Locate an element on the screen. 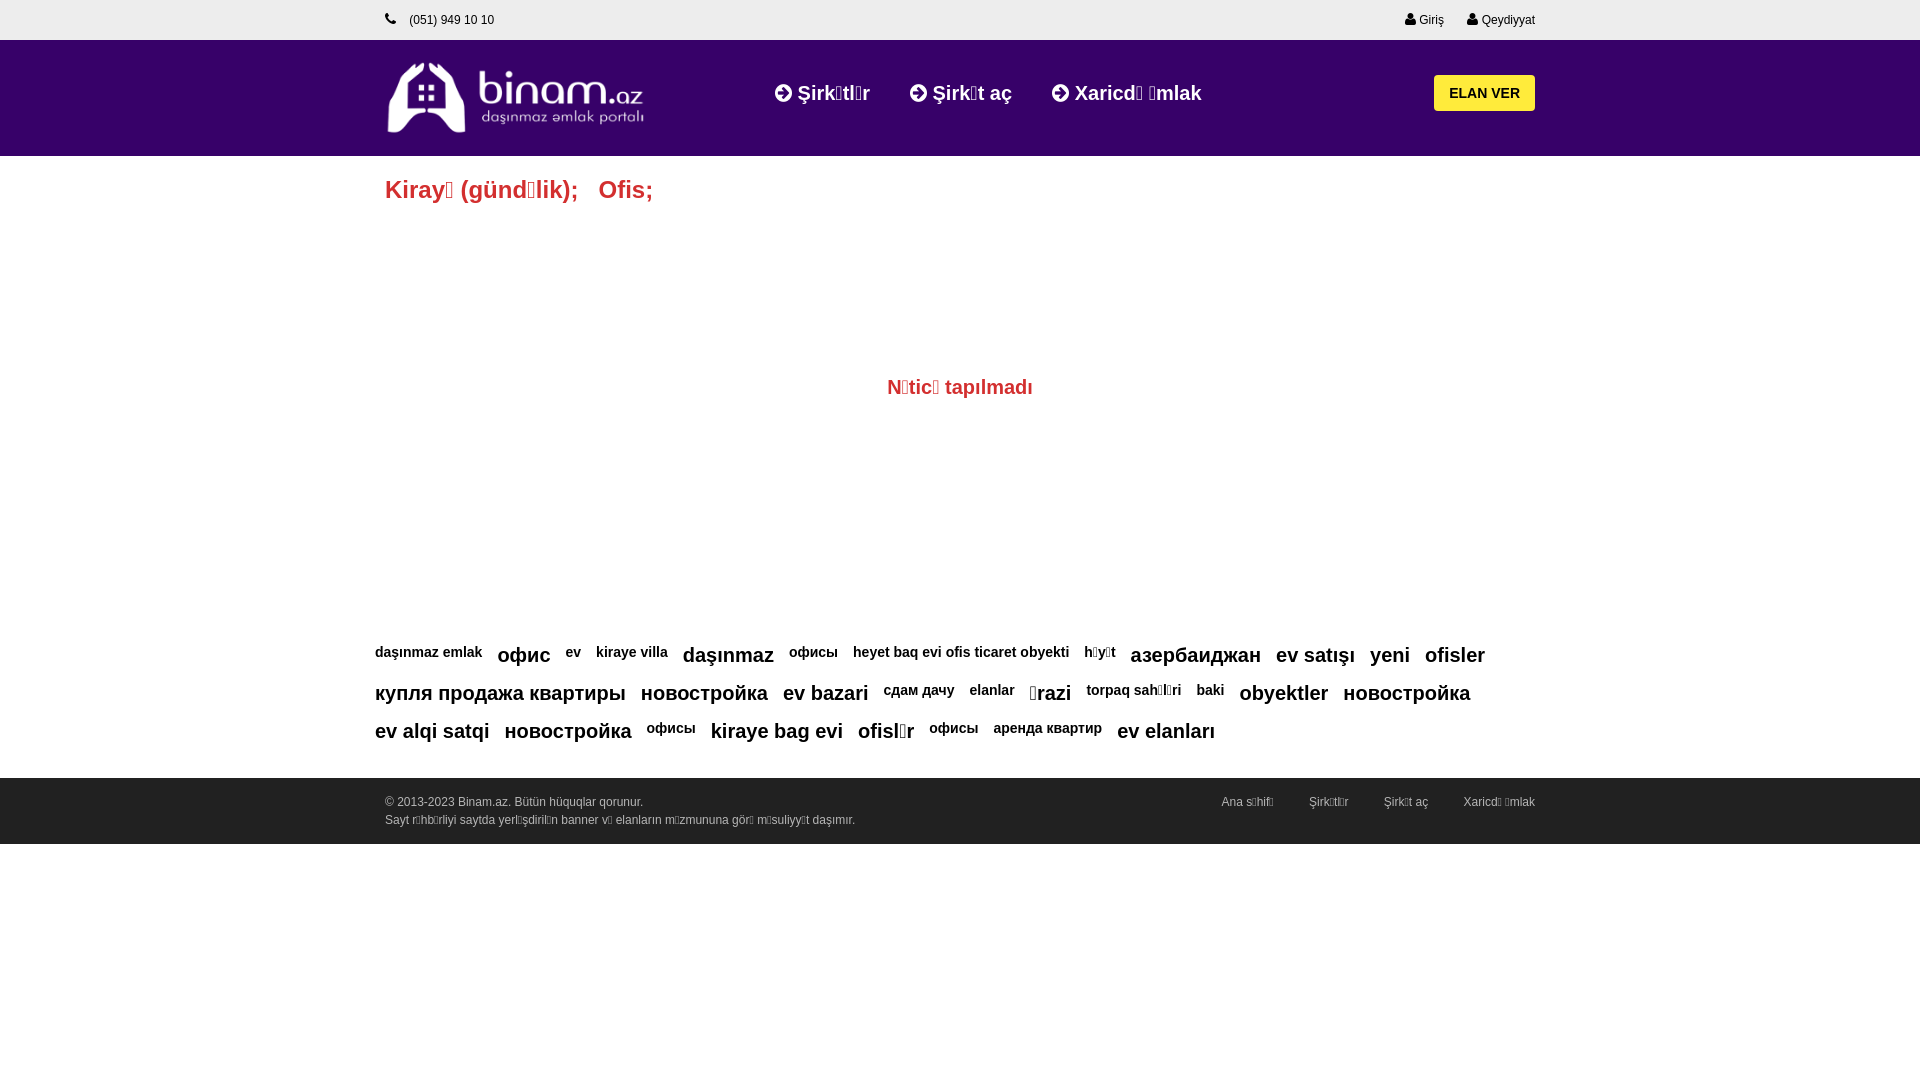  'kiraye bag evi' is located at coordinates (776, 731).